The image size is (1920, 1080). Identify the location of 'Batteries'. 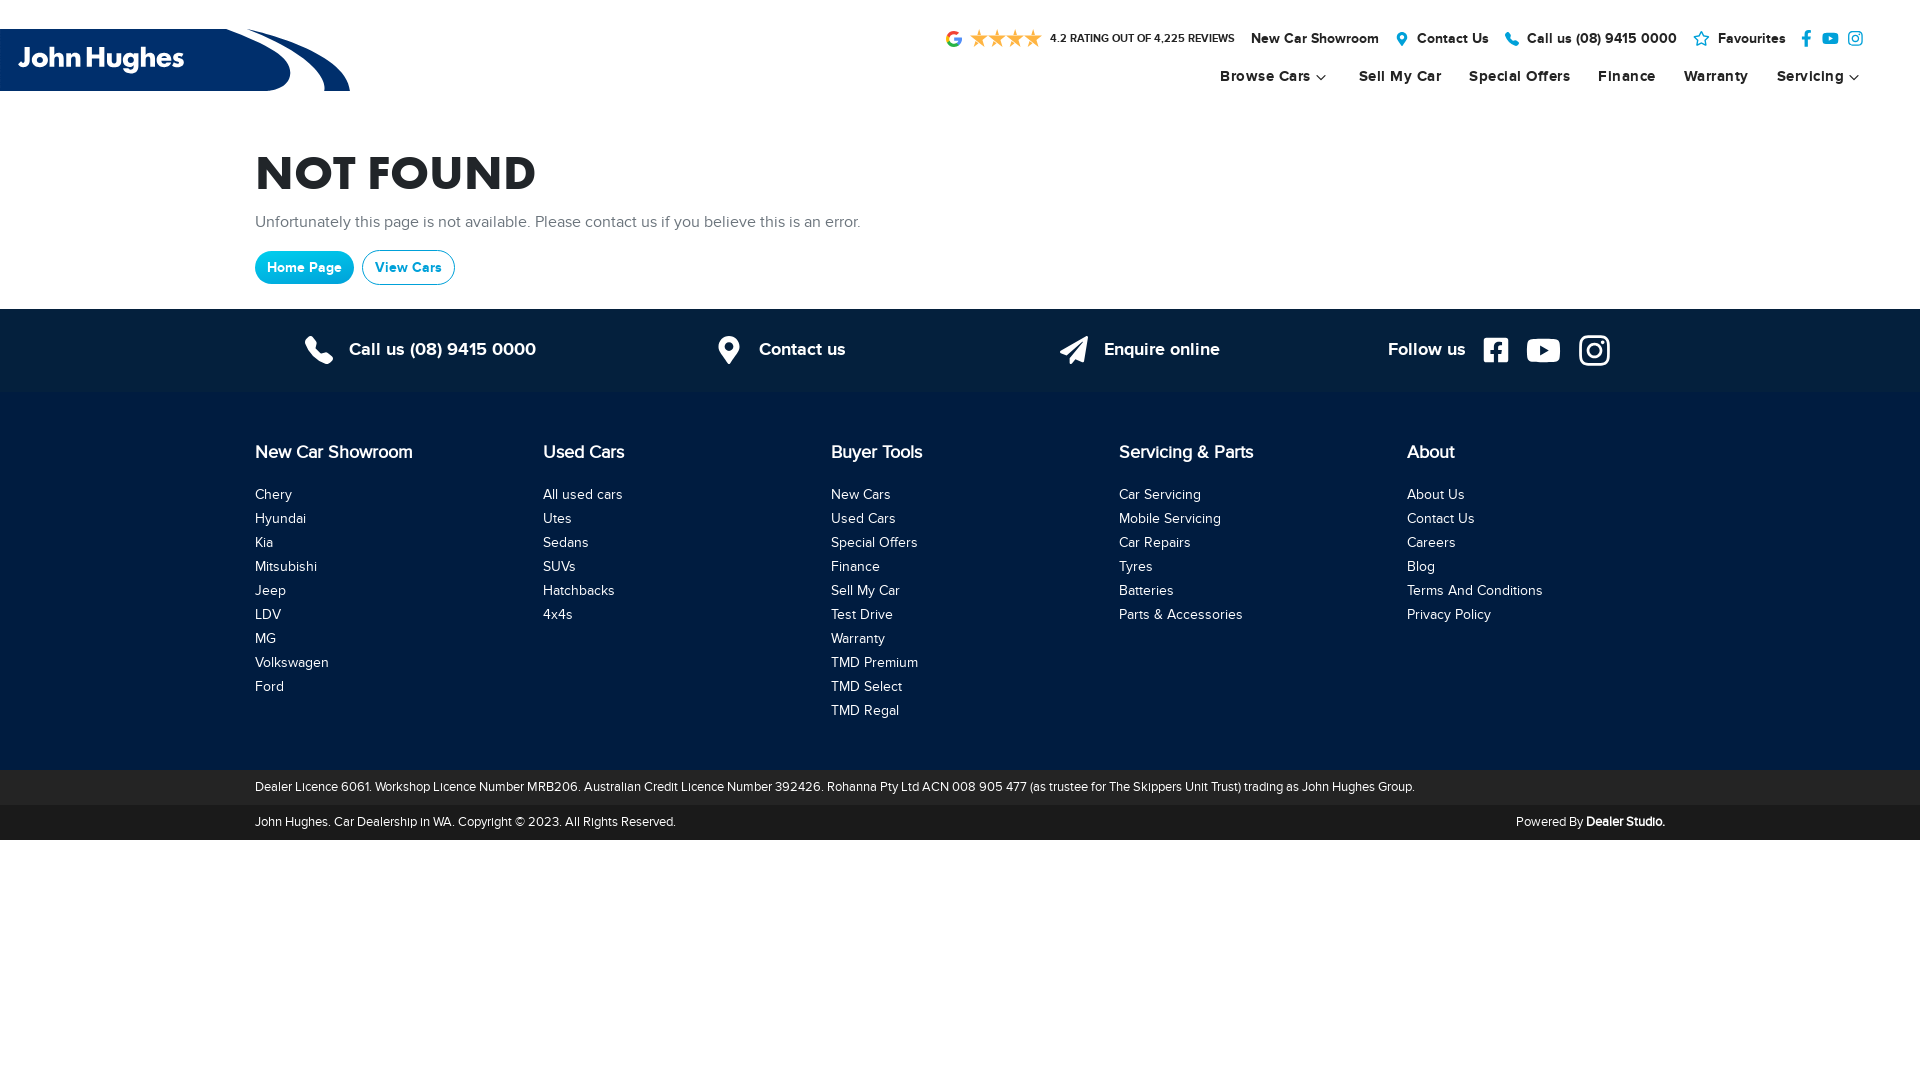
(1146, 589).